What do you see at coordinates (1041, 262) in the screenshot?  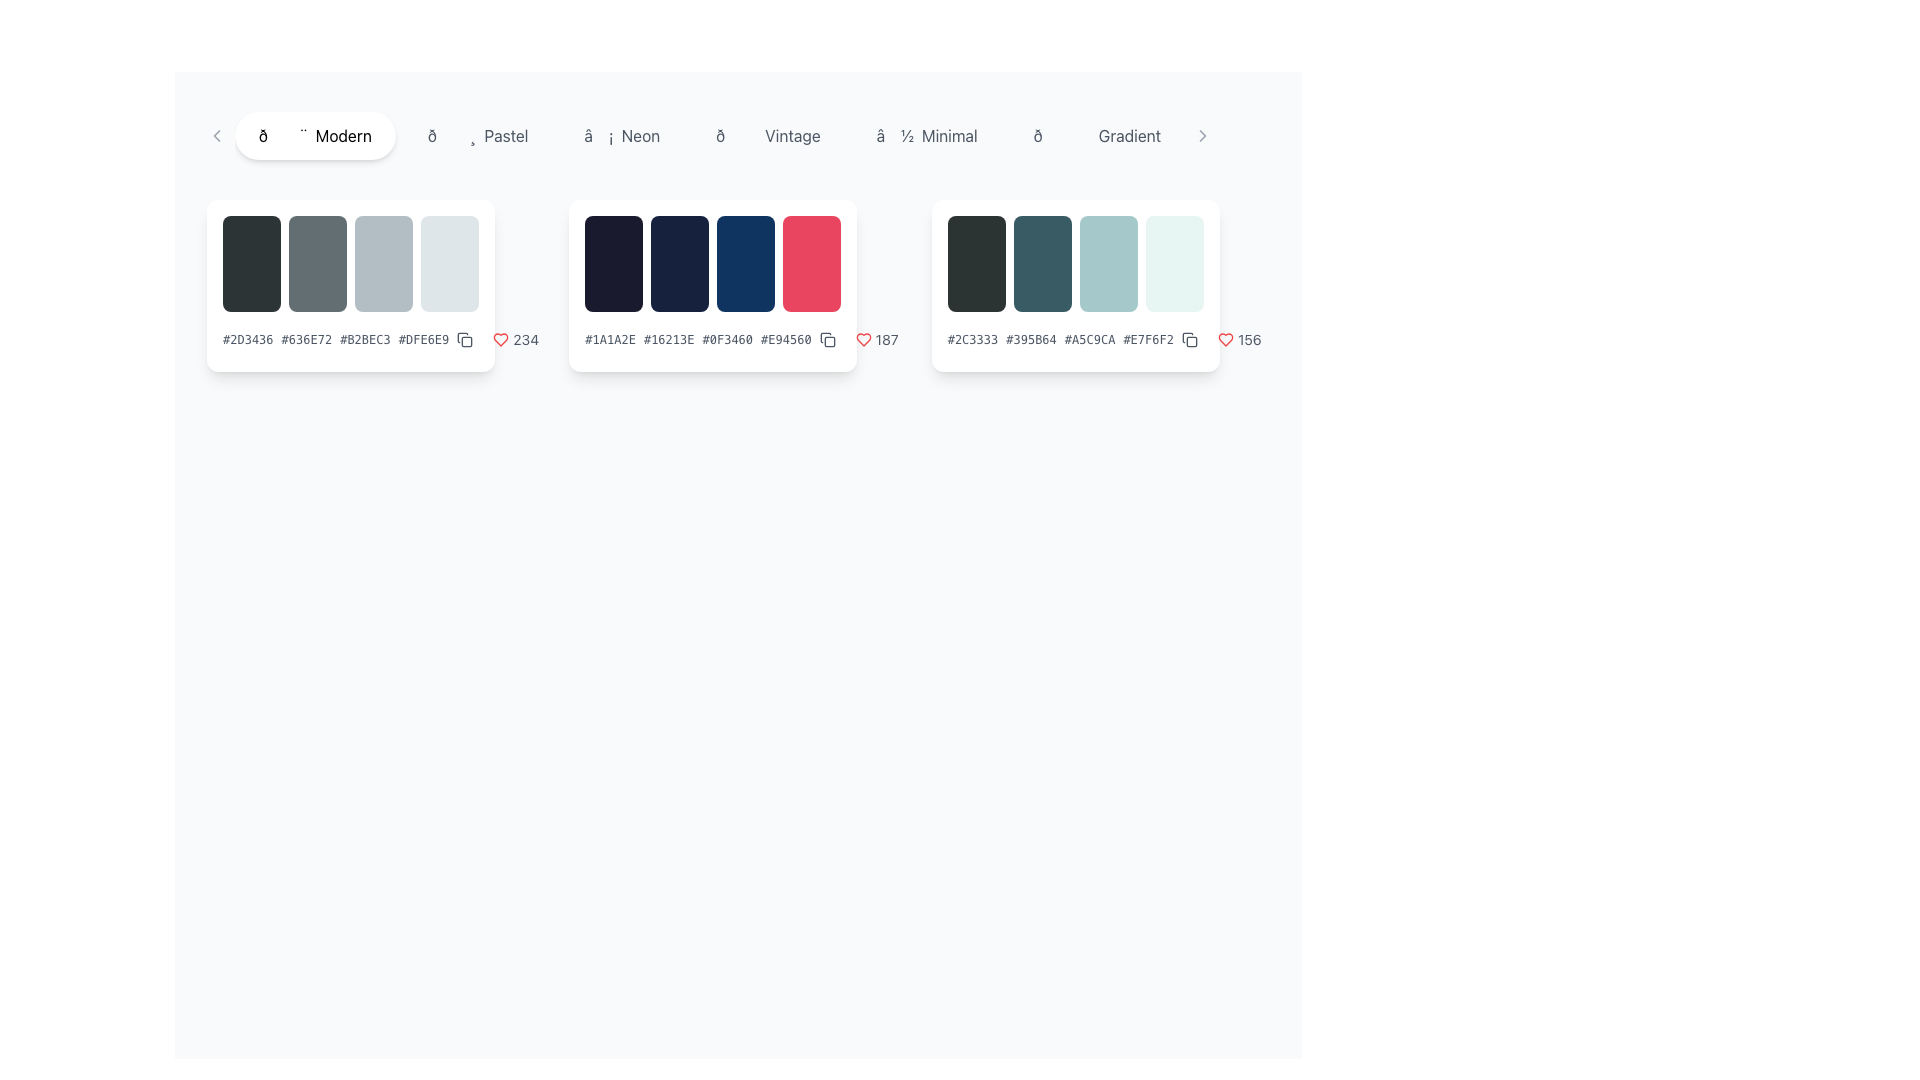 I see `the decorative box, which is the second rectangular component with rounded corners and a dark teal background in a horizontal sequence of four similar elements` at bounding box center [1041, 262].